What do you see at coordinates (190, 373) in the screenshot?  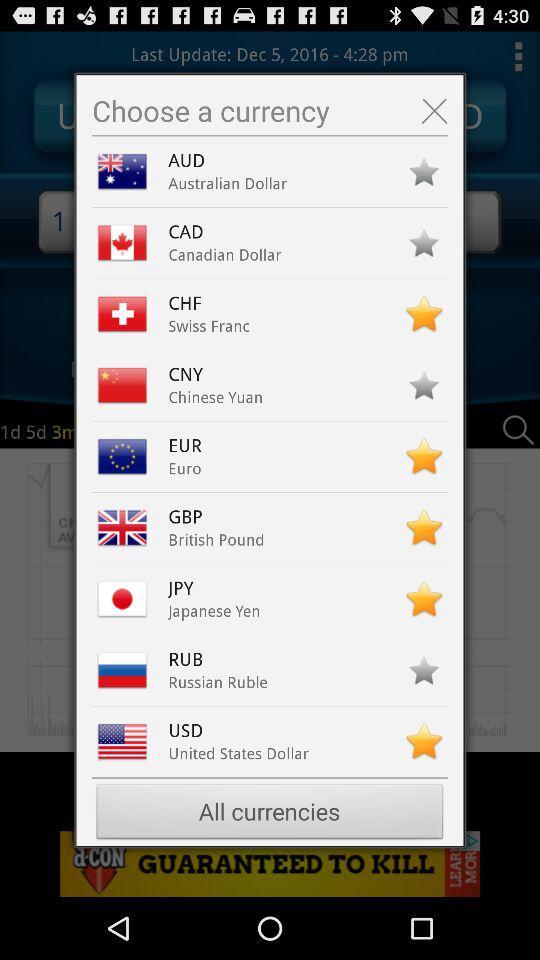 I see `the cny item` at bounding box center [190, 373].